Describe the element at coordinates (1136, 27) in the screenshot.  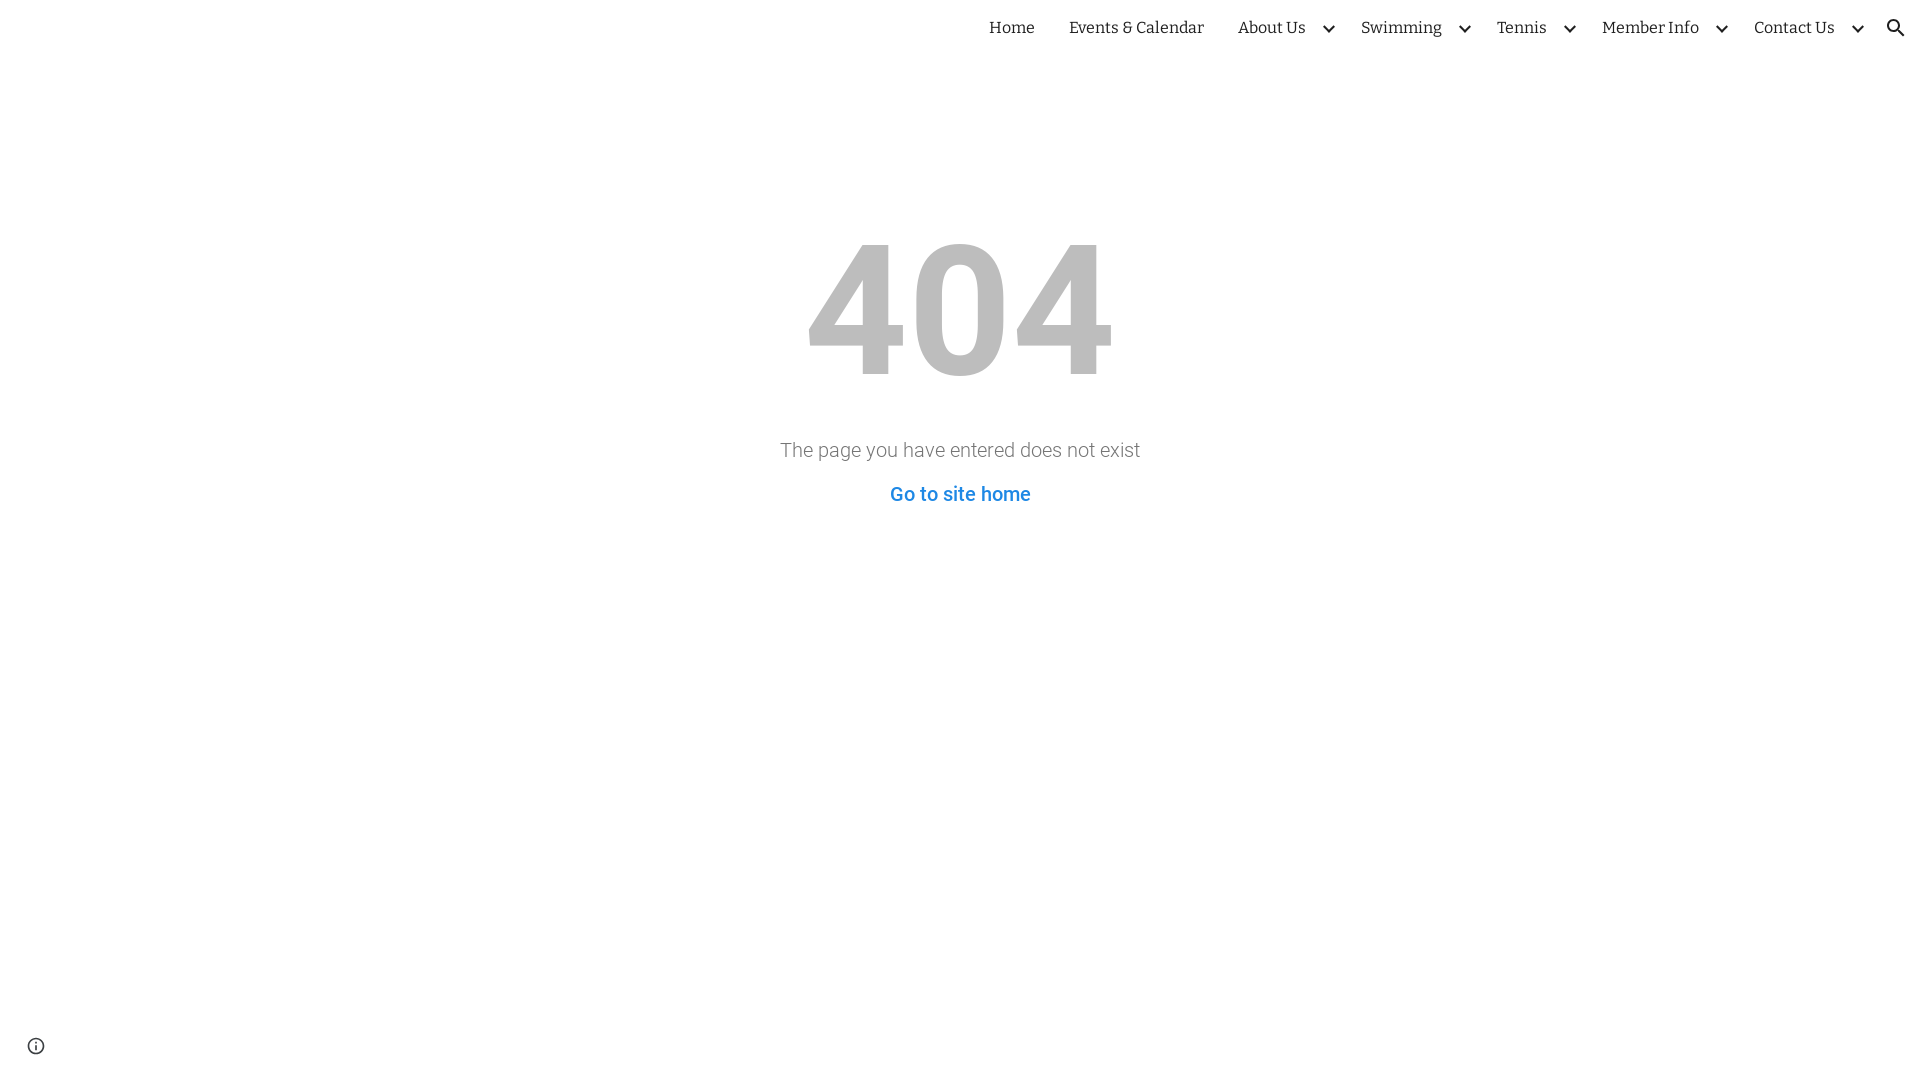
I see `'Events & Calendar'` at that location.